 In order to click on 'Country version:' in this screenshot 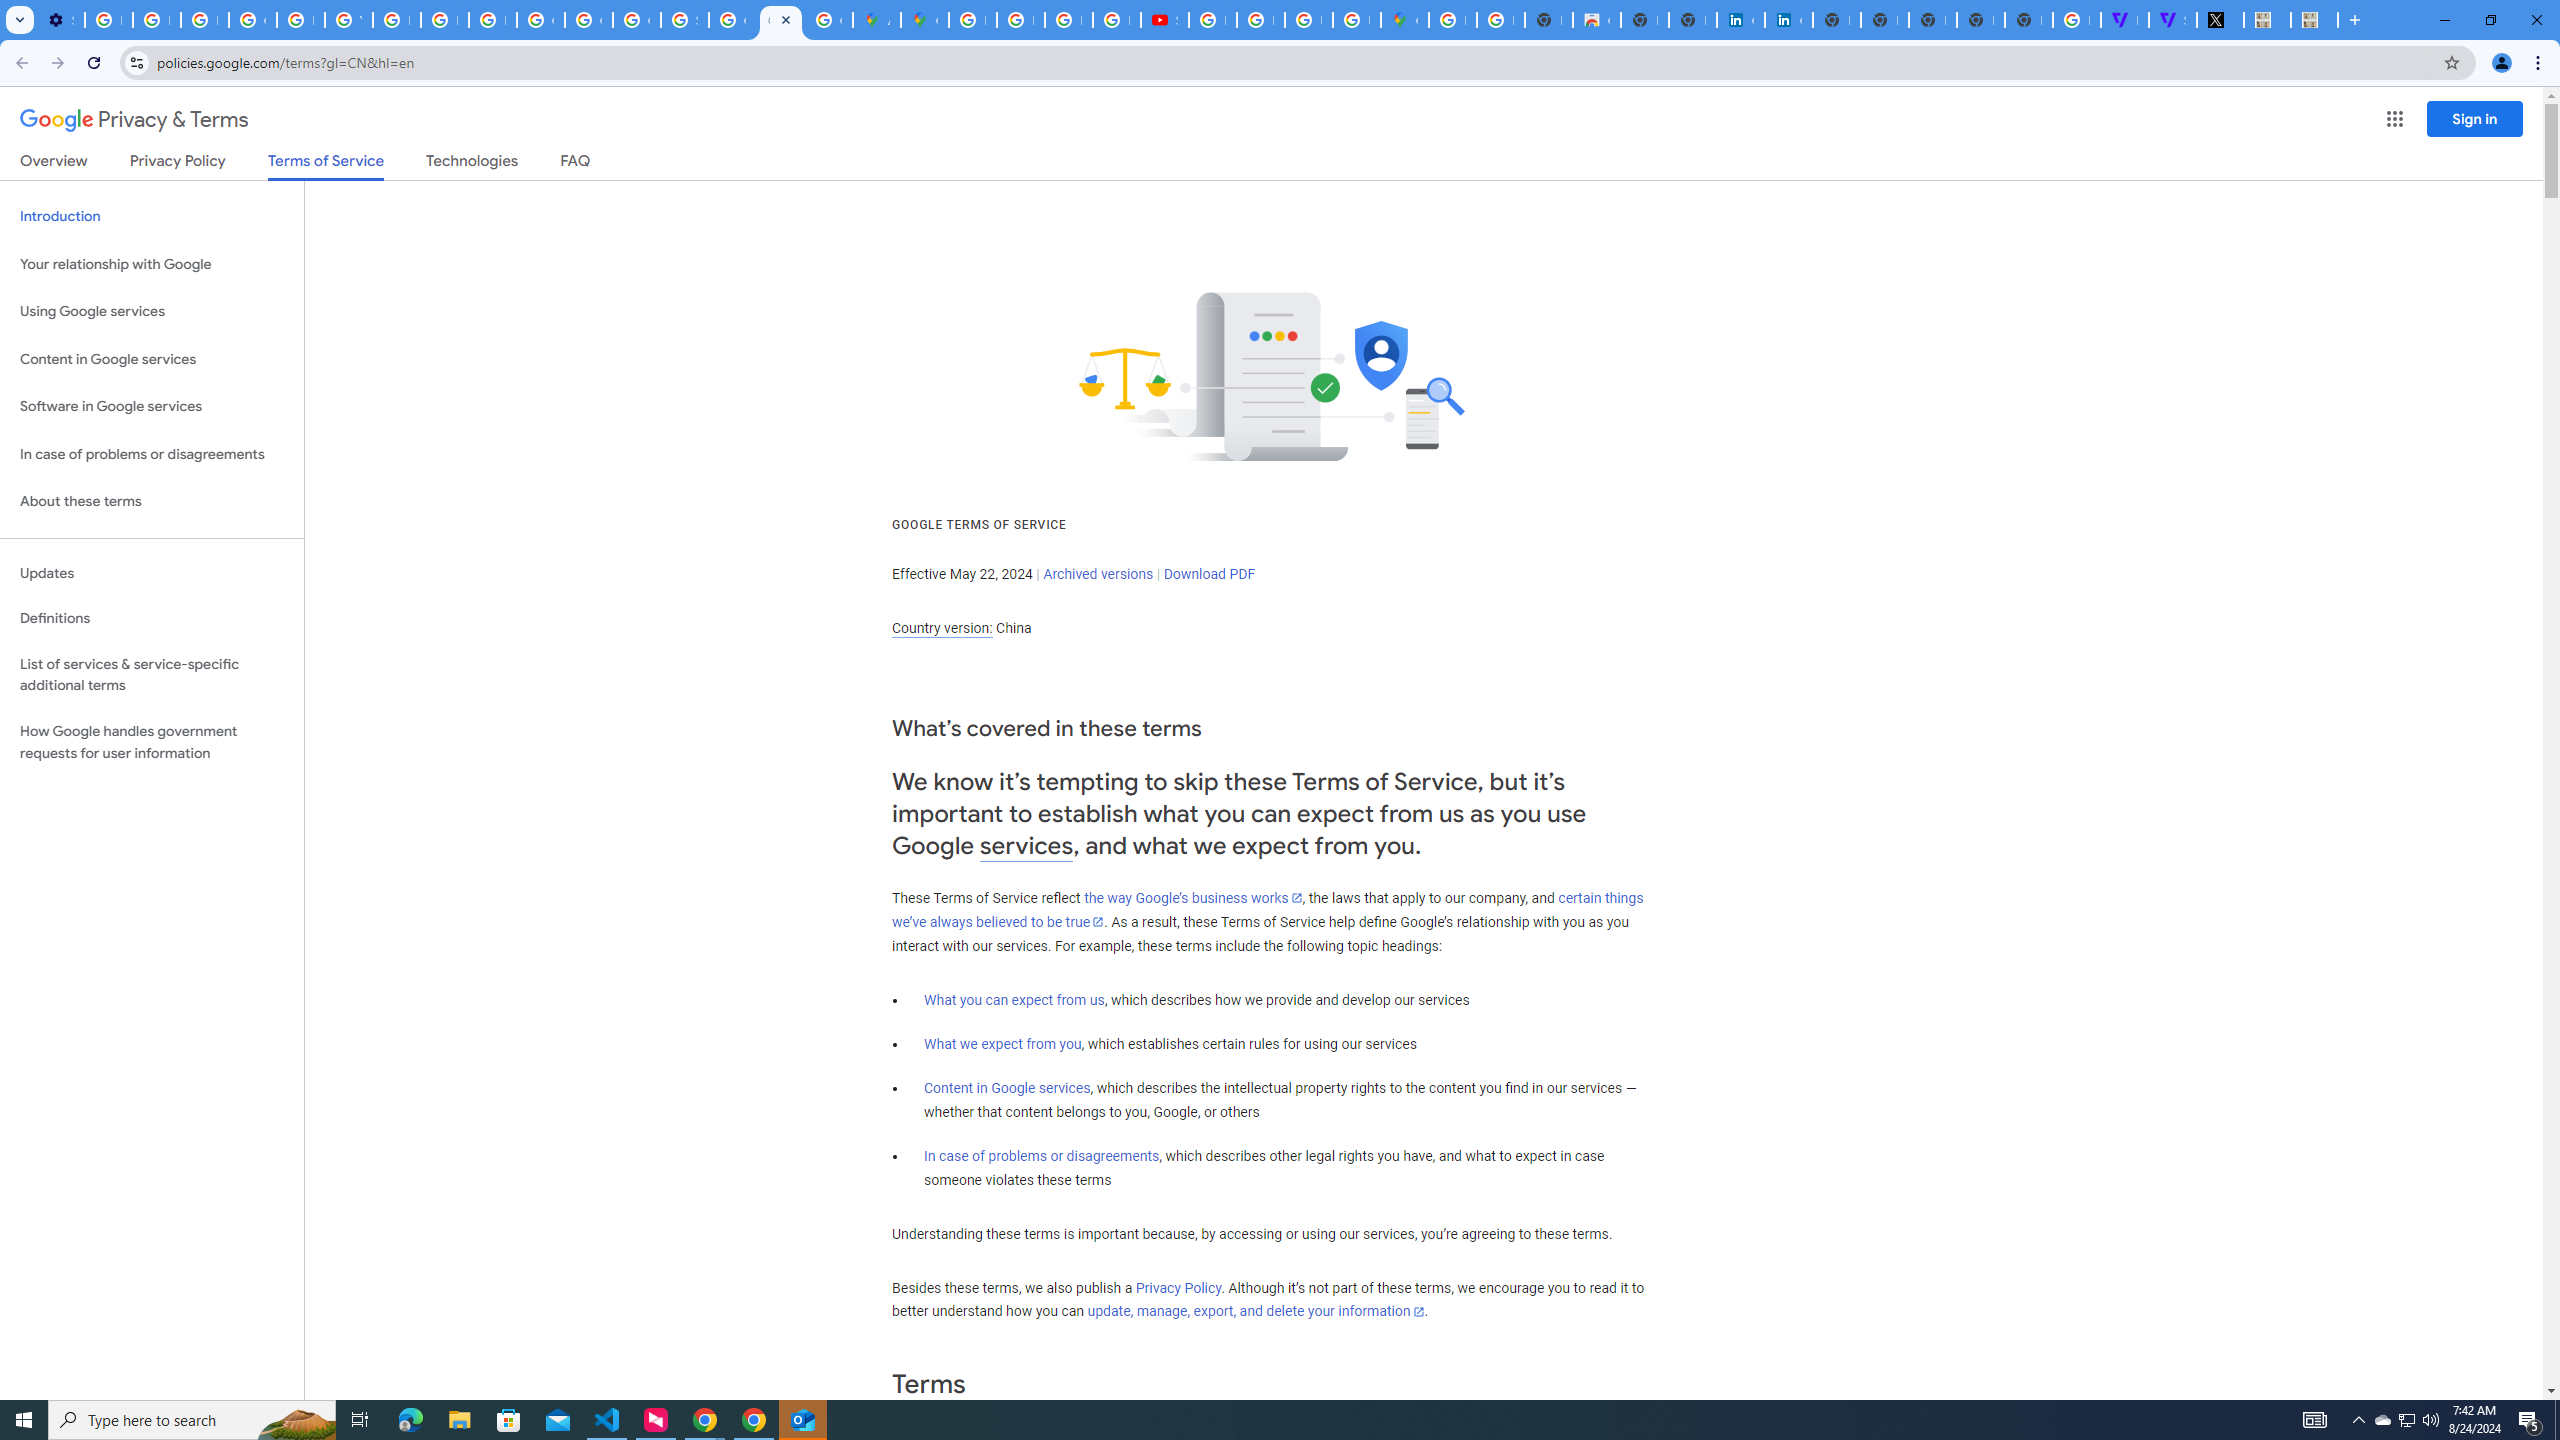, I will do `click(941, 628)`.